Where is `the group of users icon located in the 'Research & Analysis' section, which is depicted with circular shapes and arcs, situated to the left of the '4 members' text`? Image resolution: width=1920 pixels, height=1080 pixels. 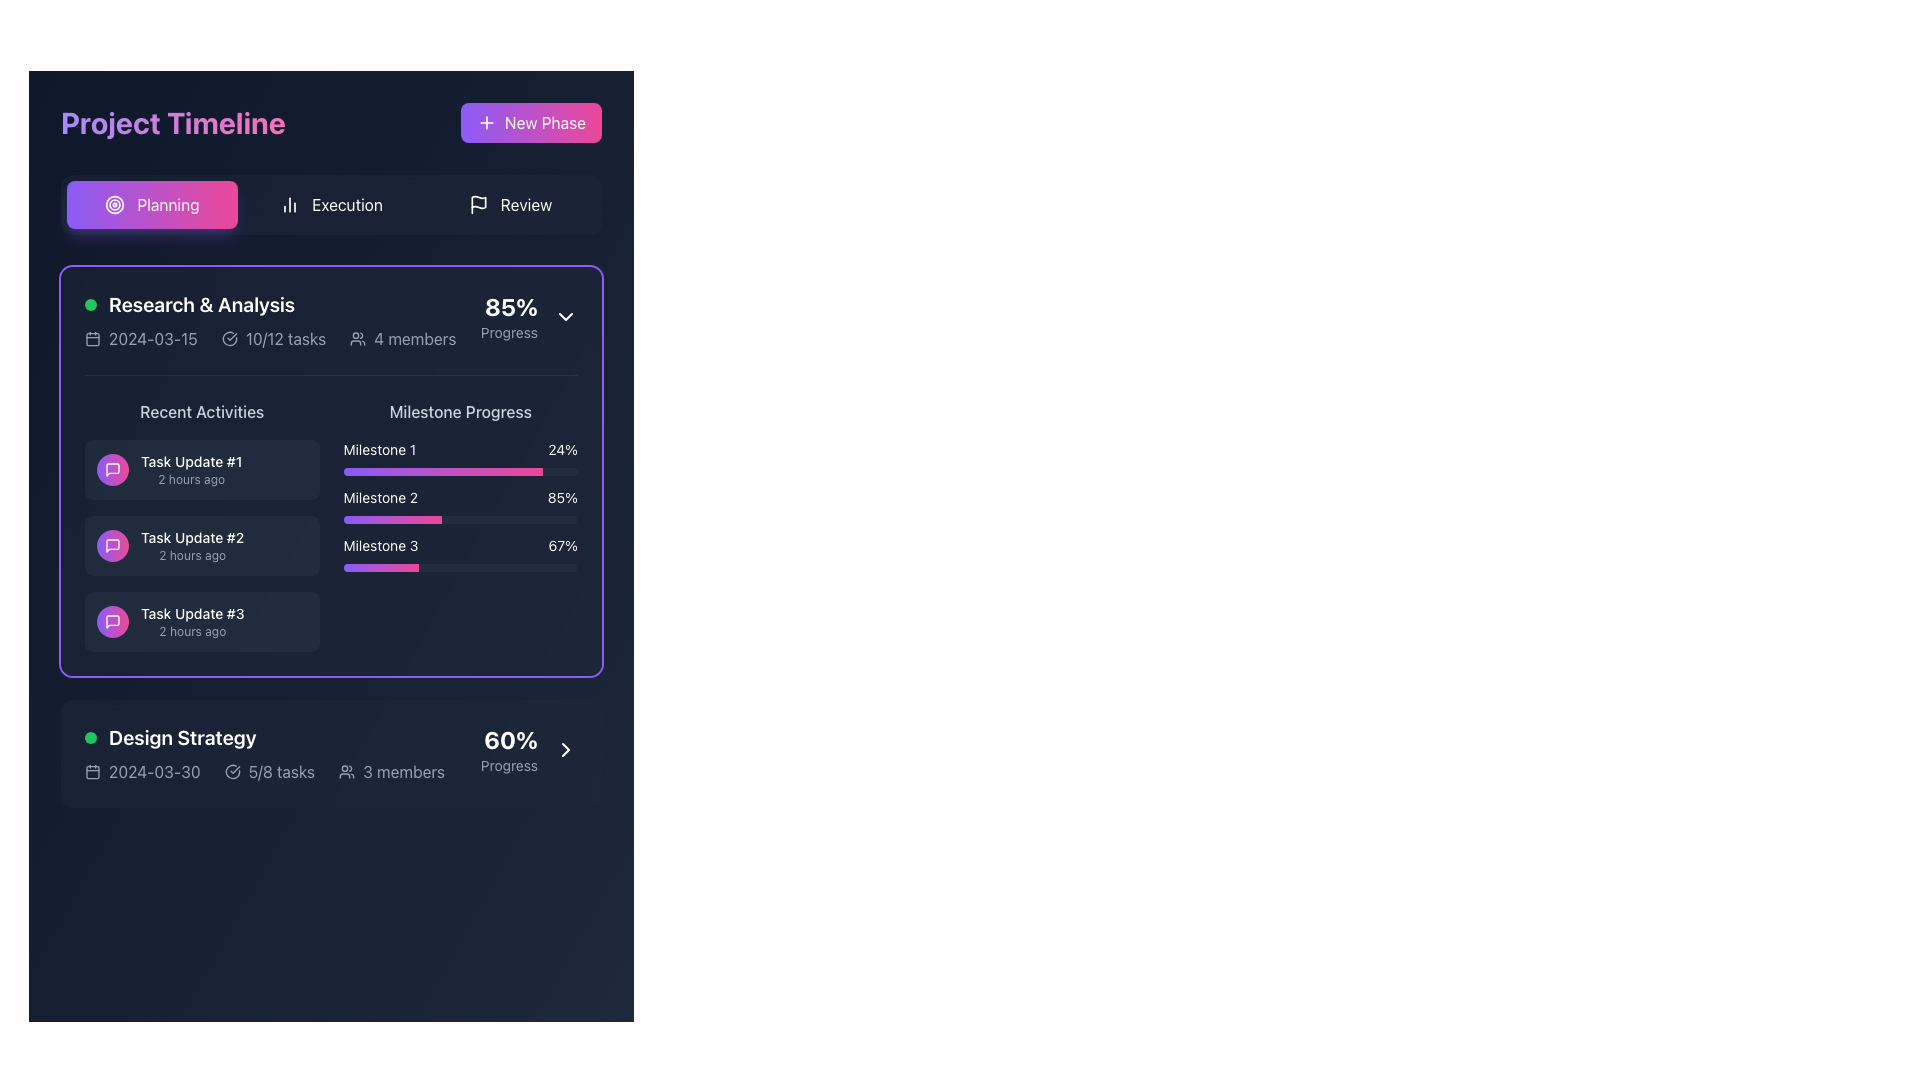
the group of users icon located in the 'Research & Analysis' section, which is depicted with circular shapes and arcs, situated to the left of the '4 members' text is located at coordinates (358, 338).